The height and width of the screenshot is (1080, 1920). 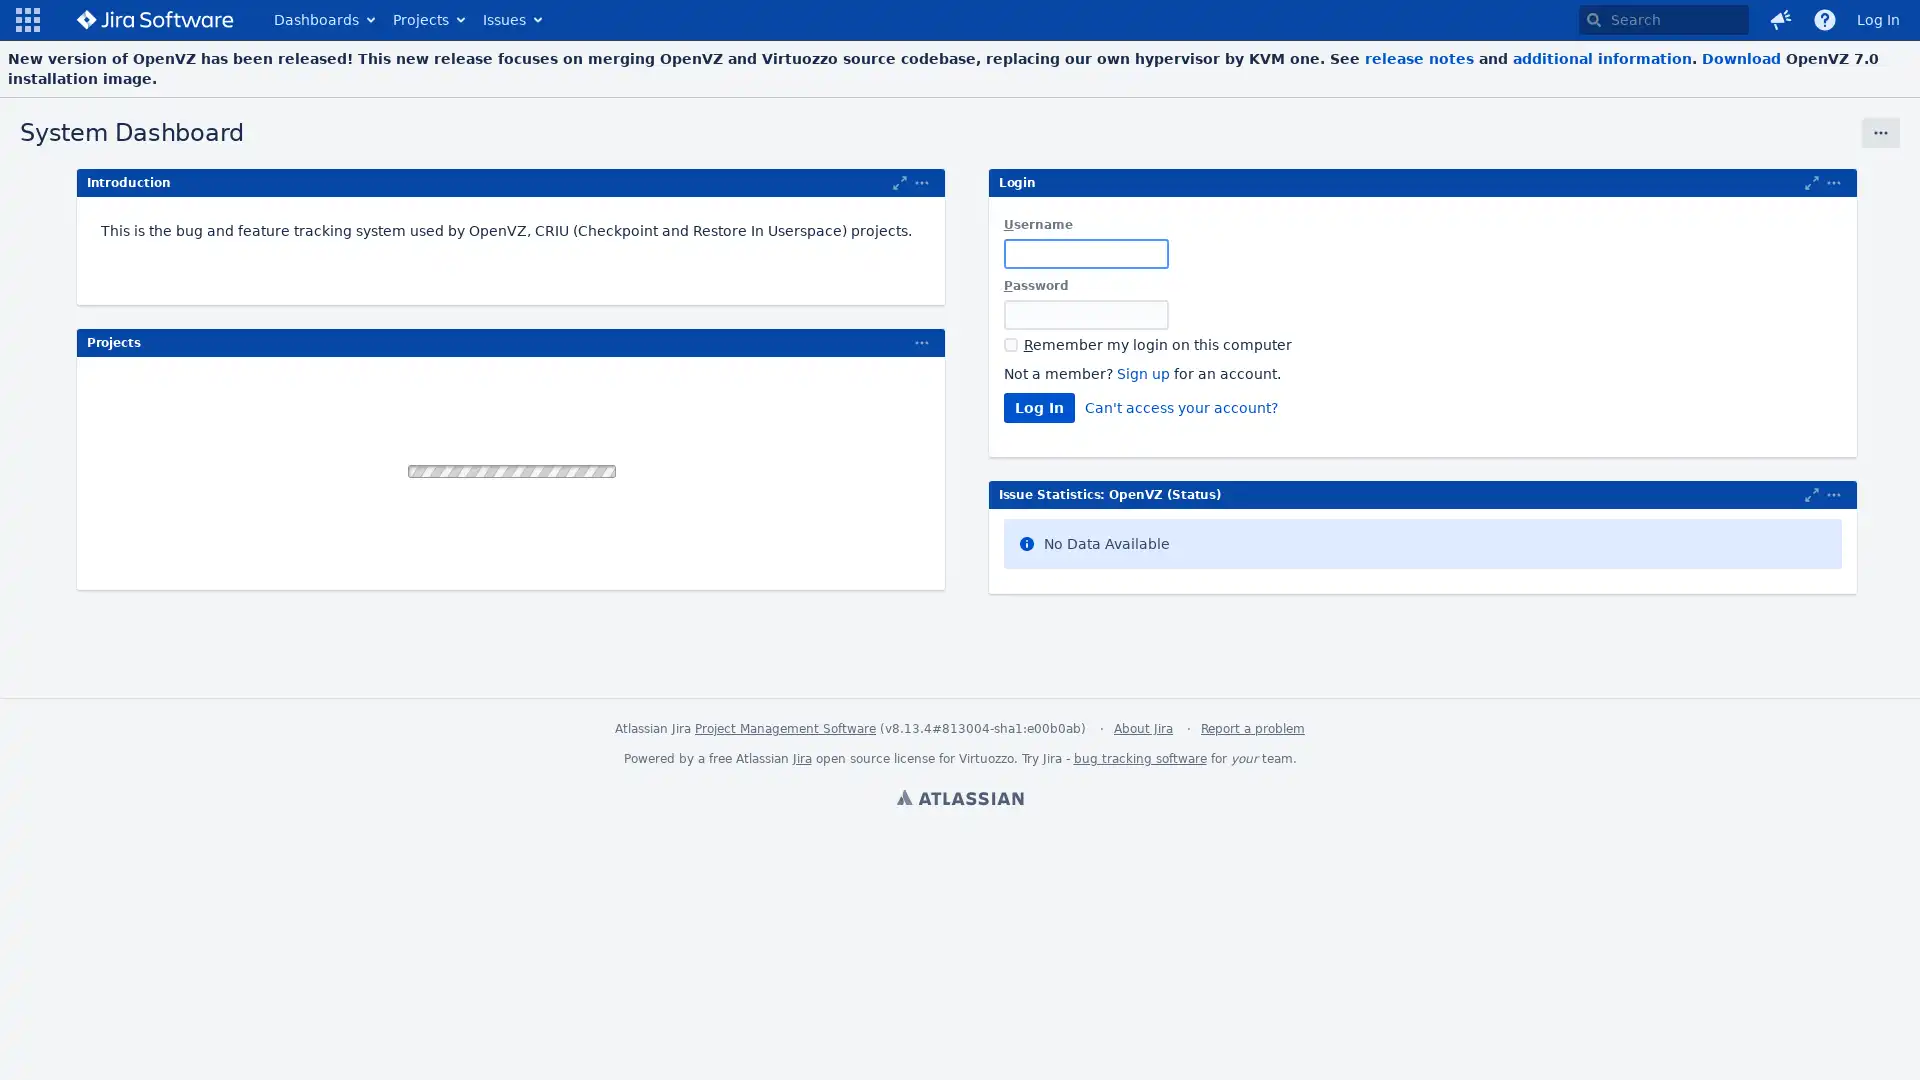 I want to click on Expand, so click(x=1853, y=182).